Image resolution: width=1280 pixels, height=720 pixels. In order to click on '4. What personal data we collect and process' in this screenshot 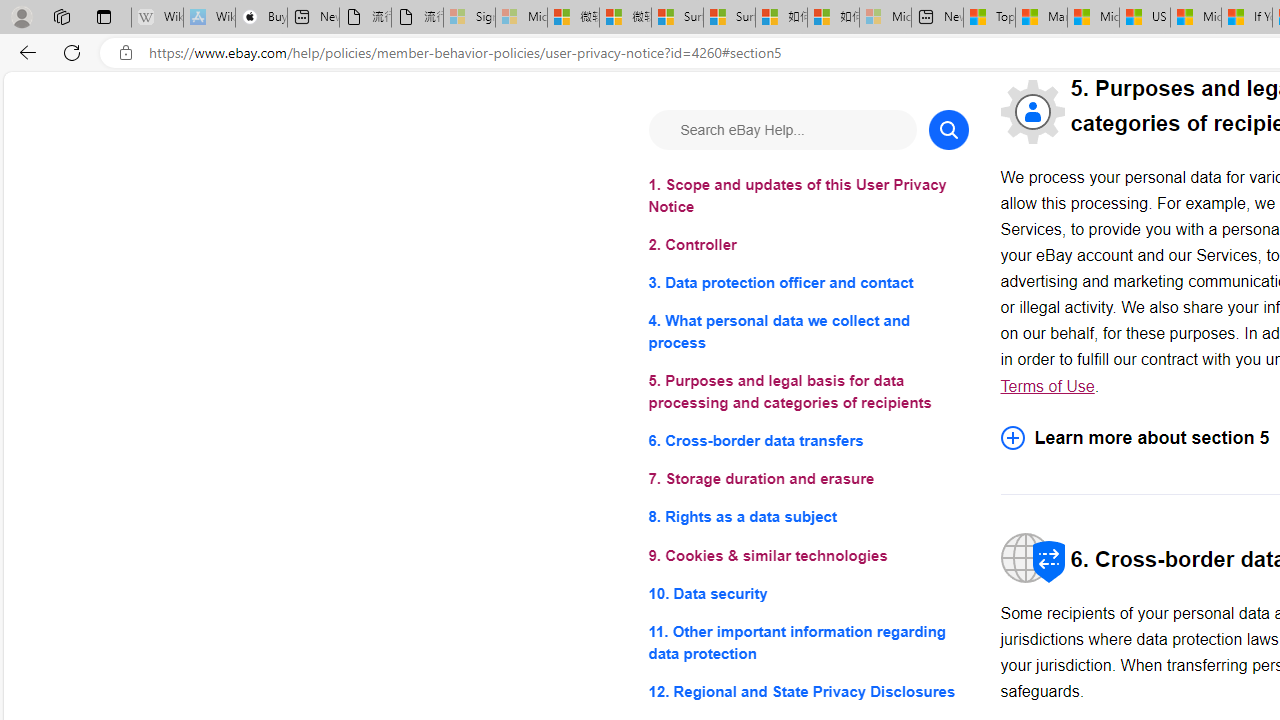, I will do `click(808, 331)`.